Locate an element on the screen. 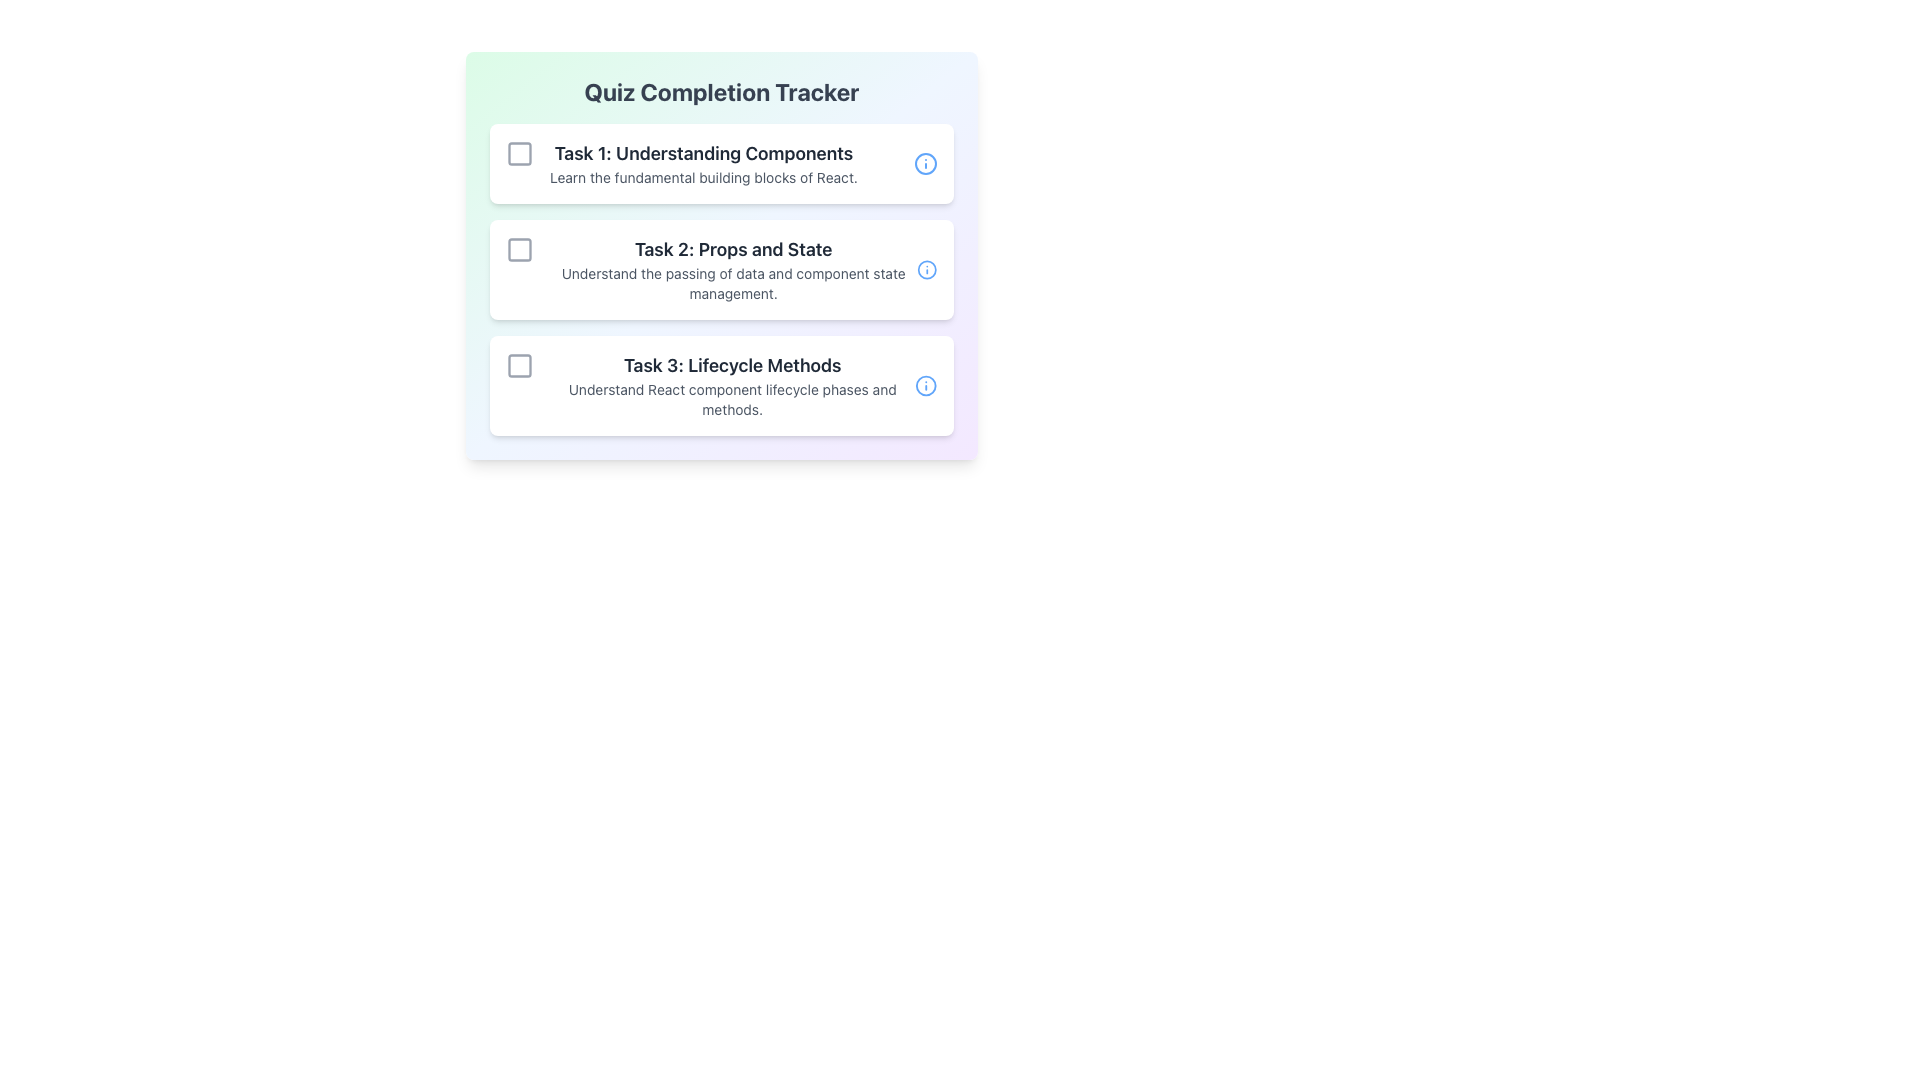 The height and width of the screenshot is (1080, 1920). the text label that provides additional information for 'Task 1,' positioned below 'Task 1: Understanding Components' in the task card is located at coordinates (703, 176).